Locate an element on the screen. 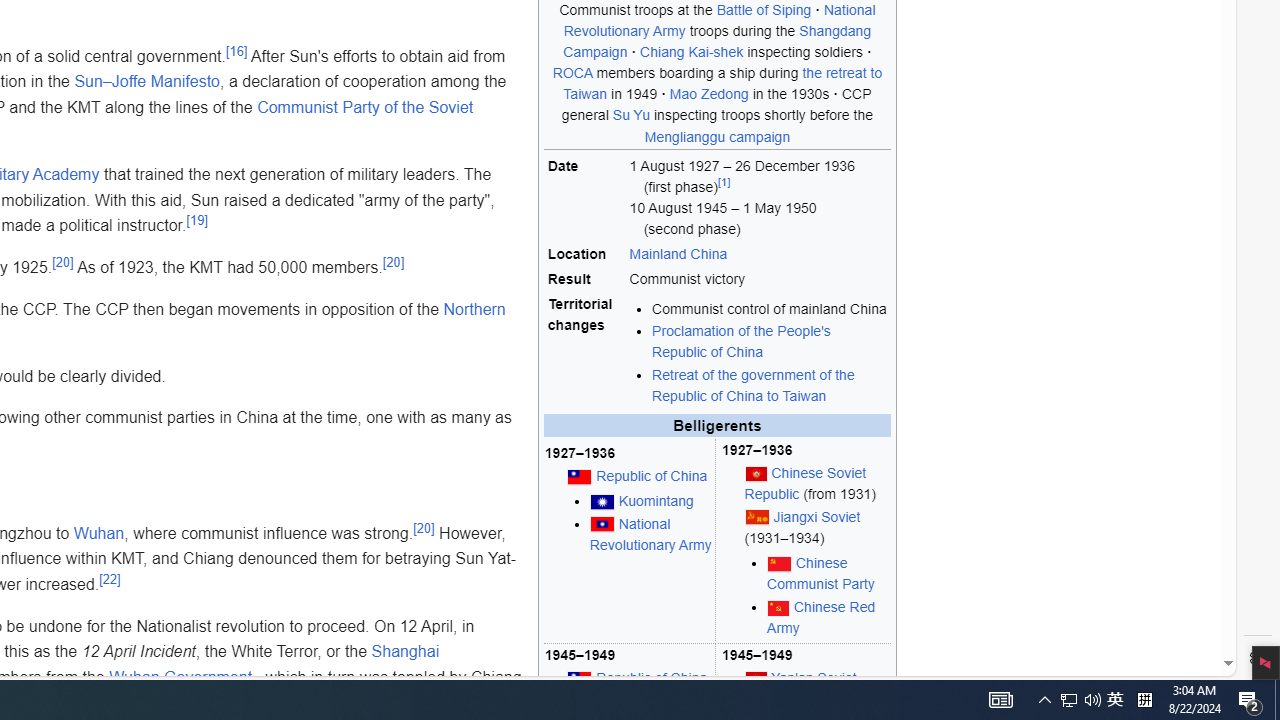  'Kuomintang' is located at coordinates (656, 500).